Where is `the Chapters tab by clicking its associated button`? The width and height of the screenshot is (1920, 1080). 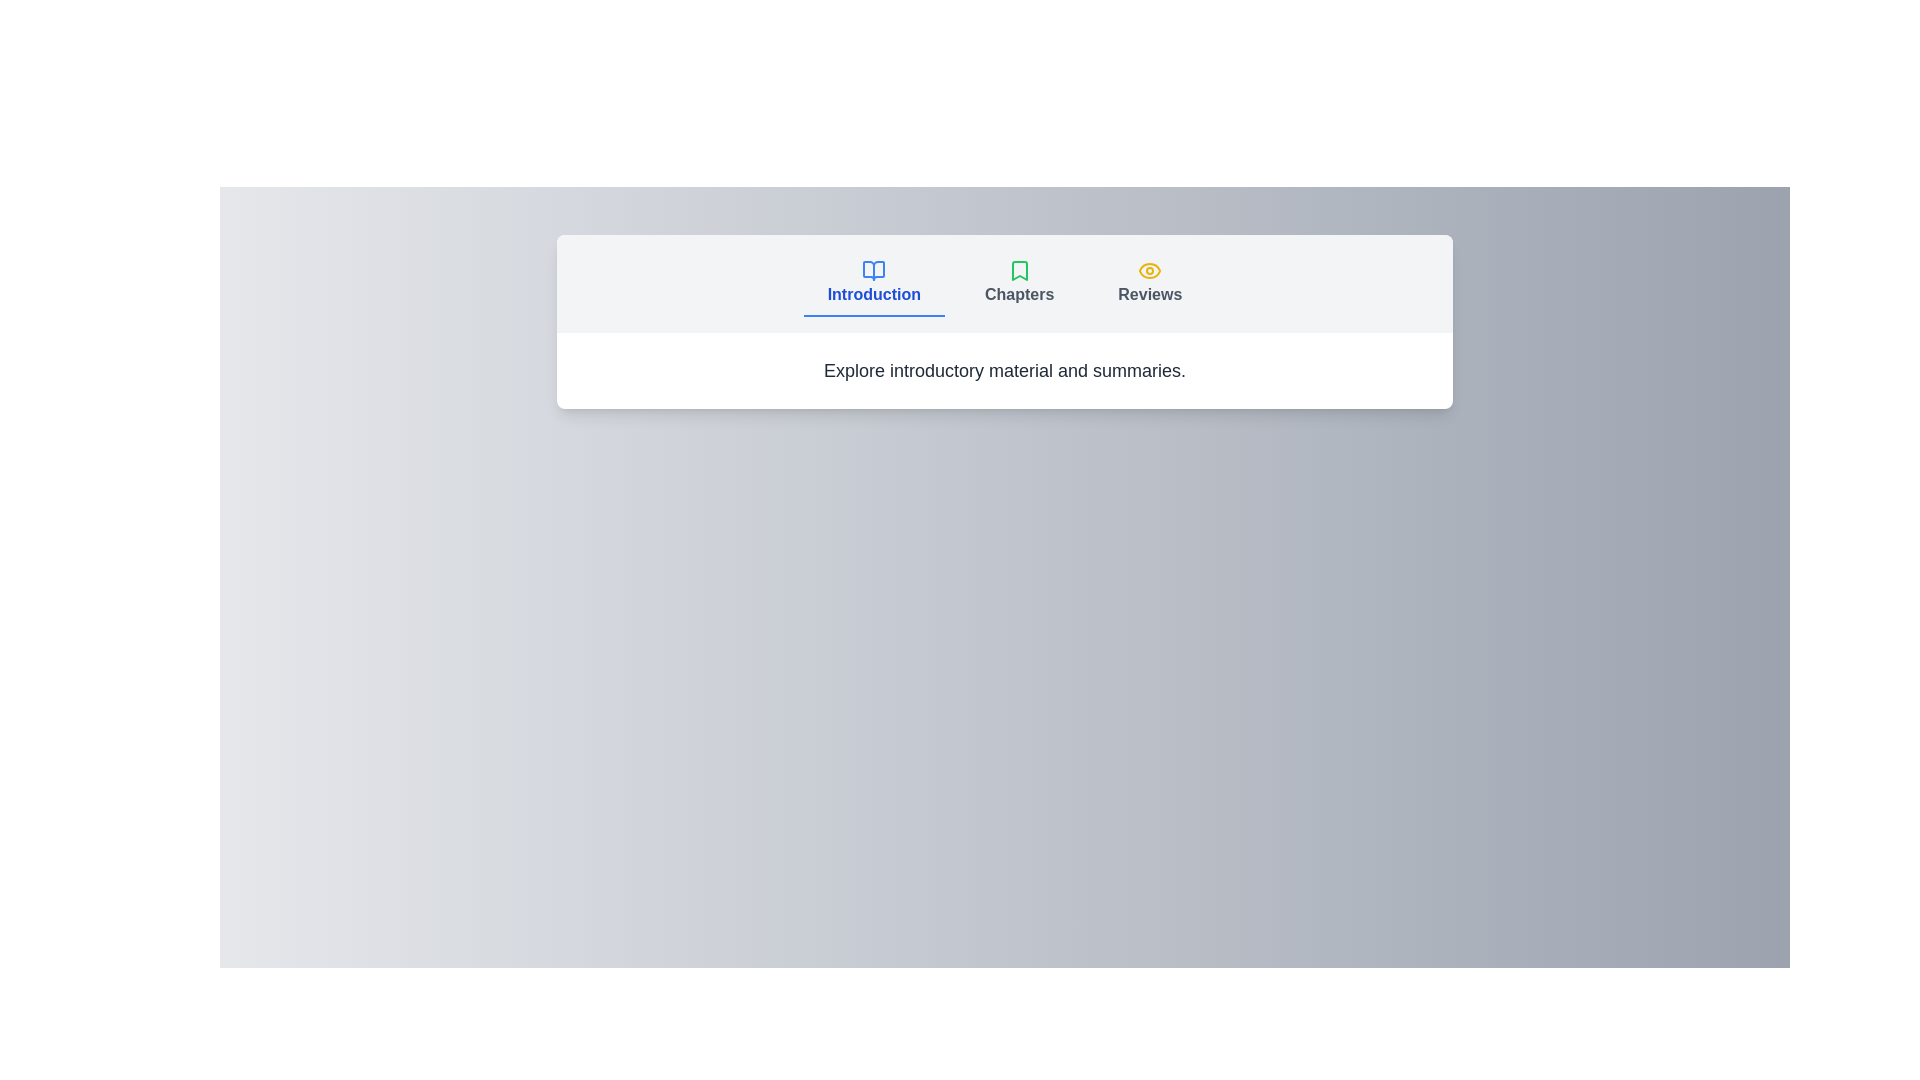
the Chapters tab by clicking its associated button is located at coordinates (1019, 284).